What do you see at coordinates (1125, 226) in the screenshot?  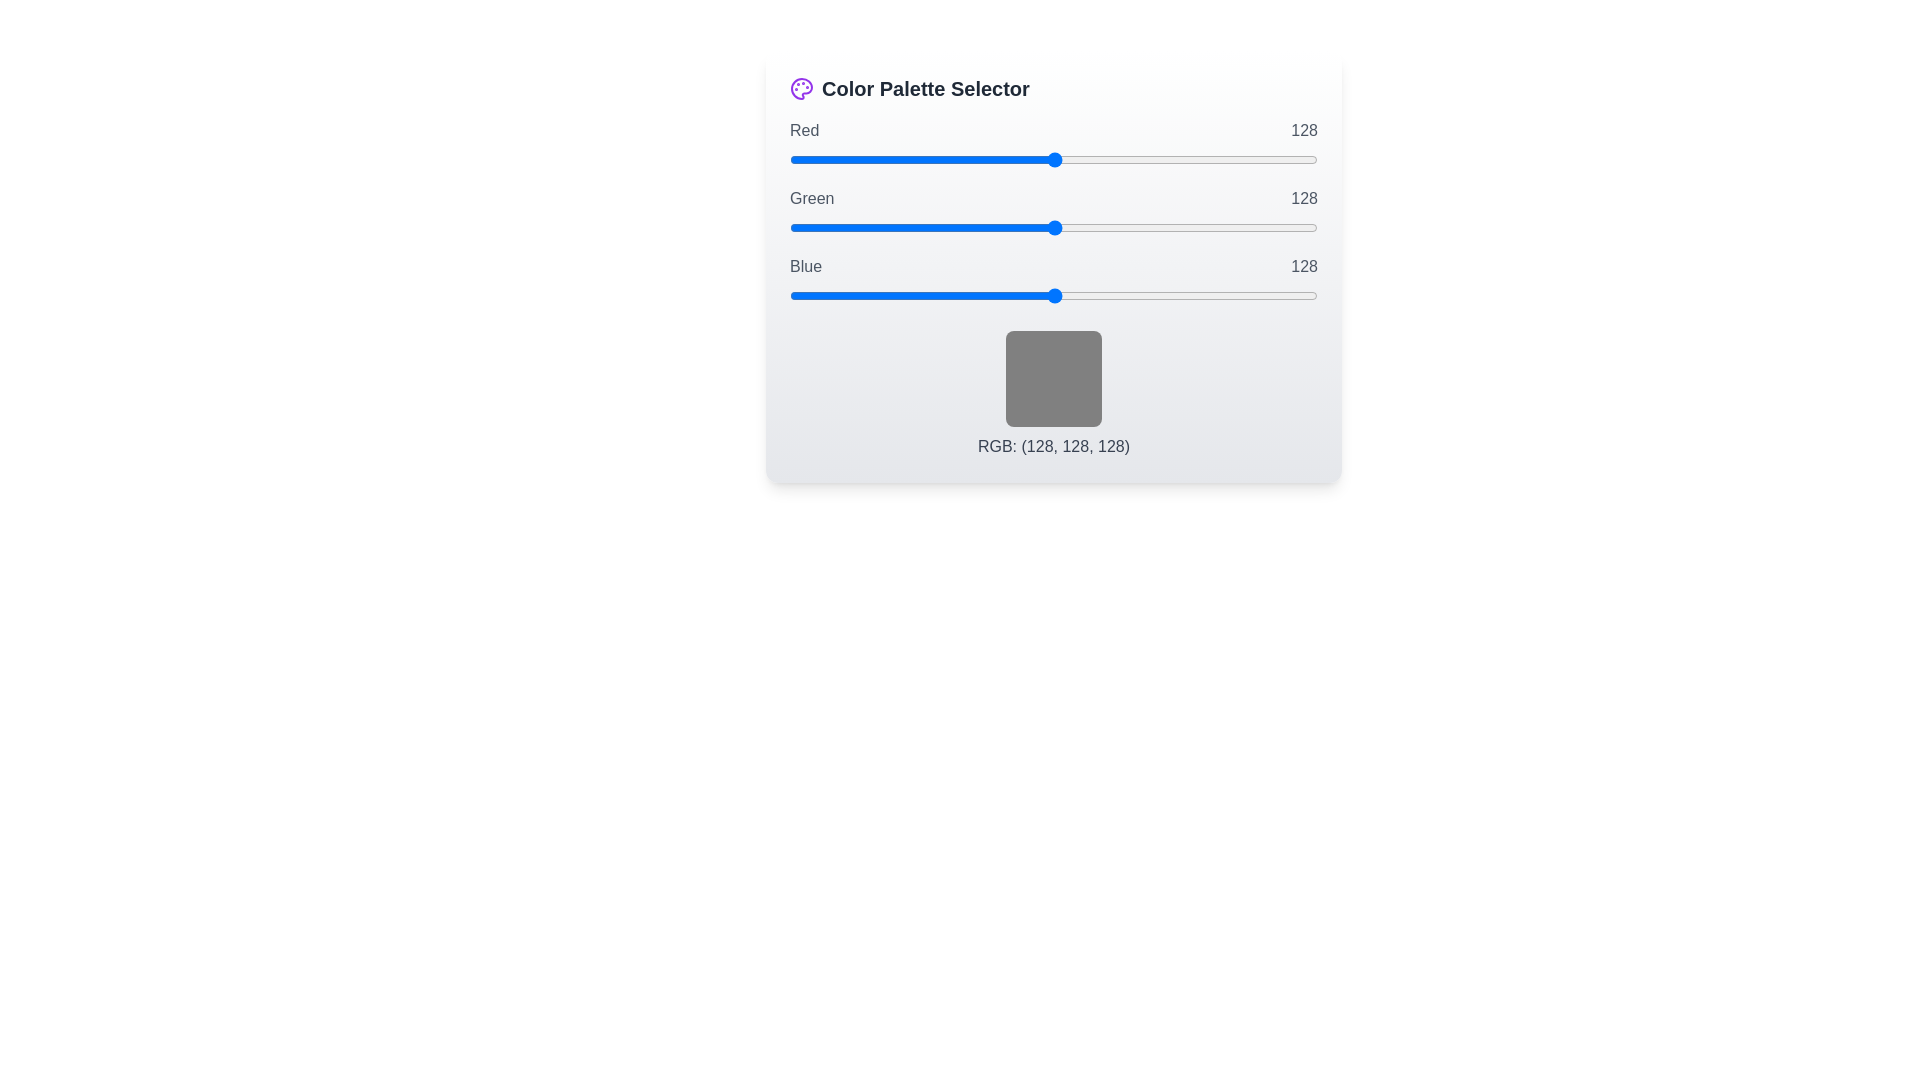 I see `the green slider to set its value to 162` at bounding box center [1125, 226].